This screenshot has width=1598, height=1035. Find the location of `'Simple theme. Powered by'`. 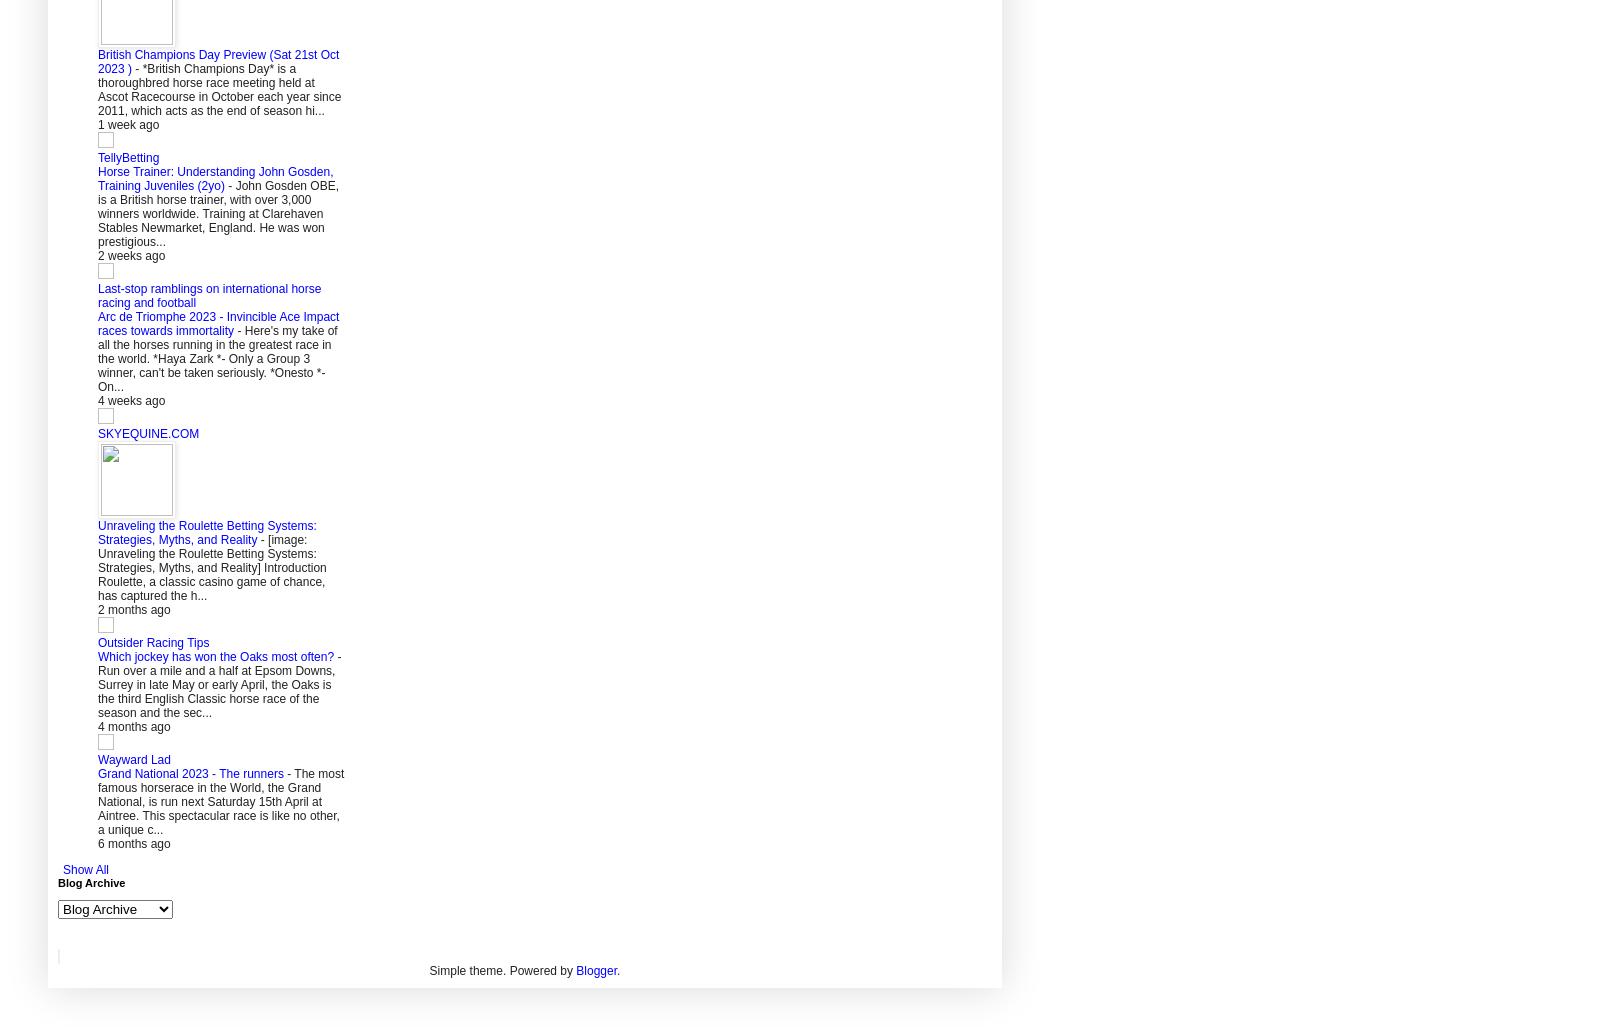

'Simple theme. Powered by' is located at coordinates (502, 970).